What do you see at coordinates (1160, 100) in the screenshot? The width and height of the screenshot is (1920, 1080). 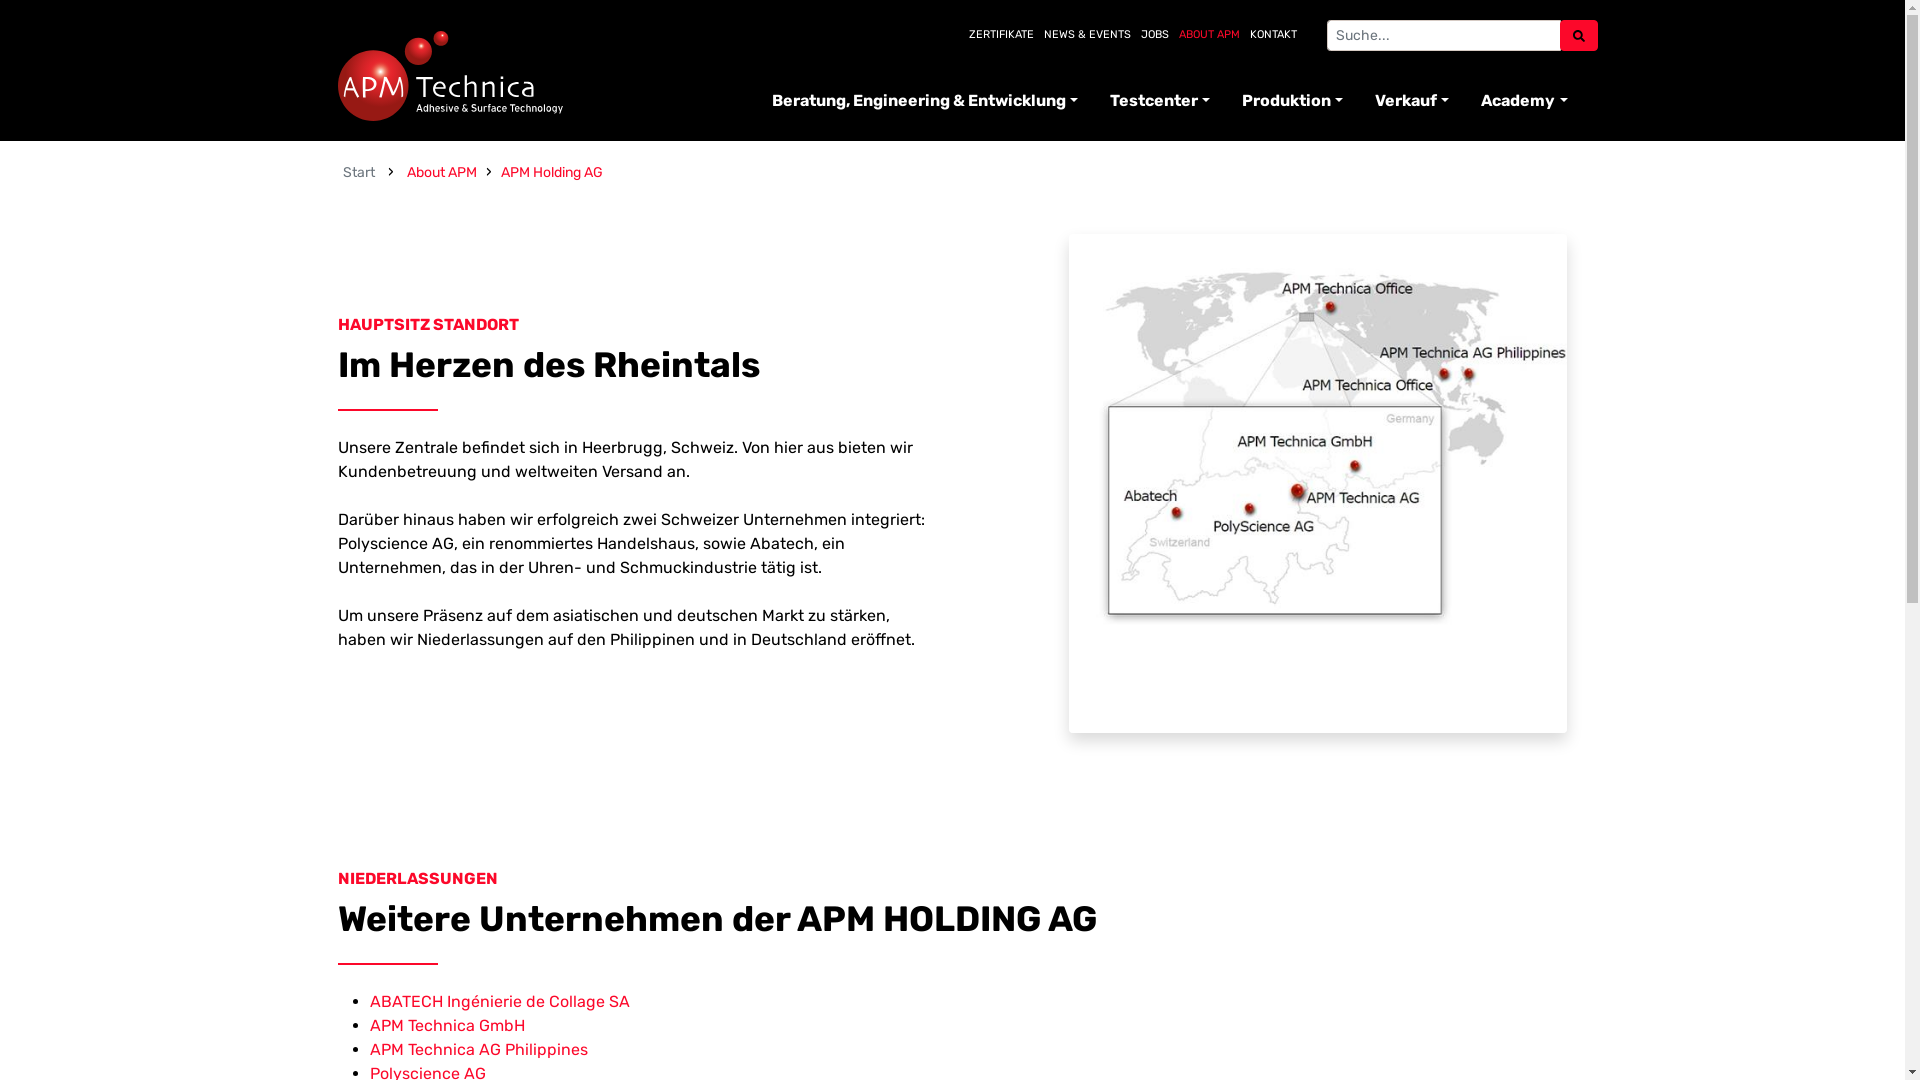 I see `'Testcenter'` at bounding box center [1160, 100].